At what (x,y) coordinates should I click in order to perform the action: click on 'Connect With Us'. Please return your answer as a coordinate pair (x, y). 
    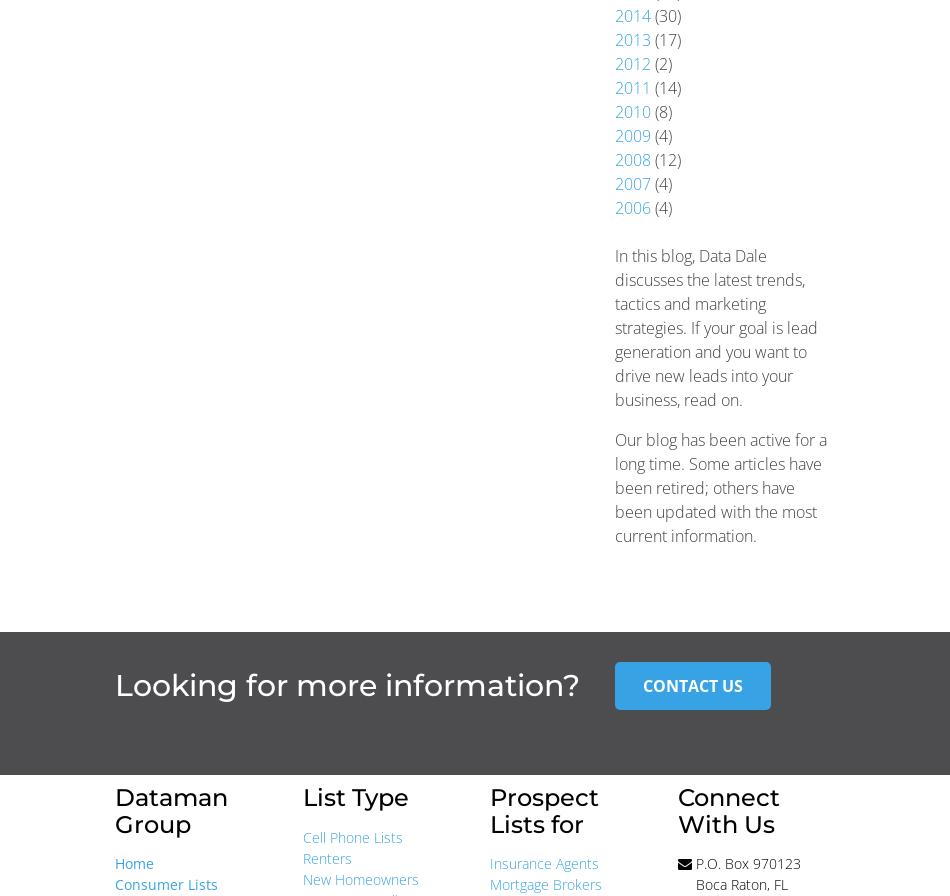
    Looking at the image, I should click on (726, 810).